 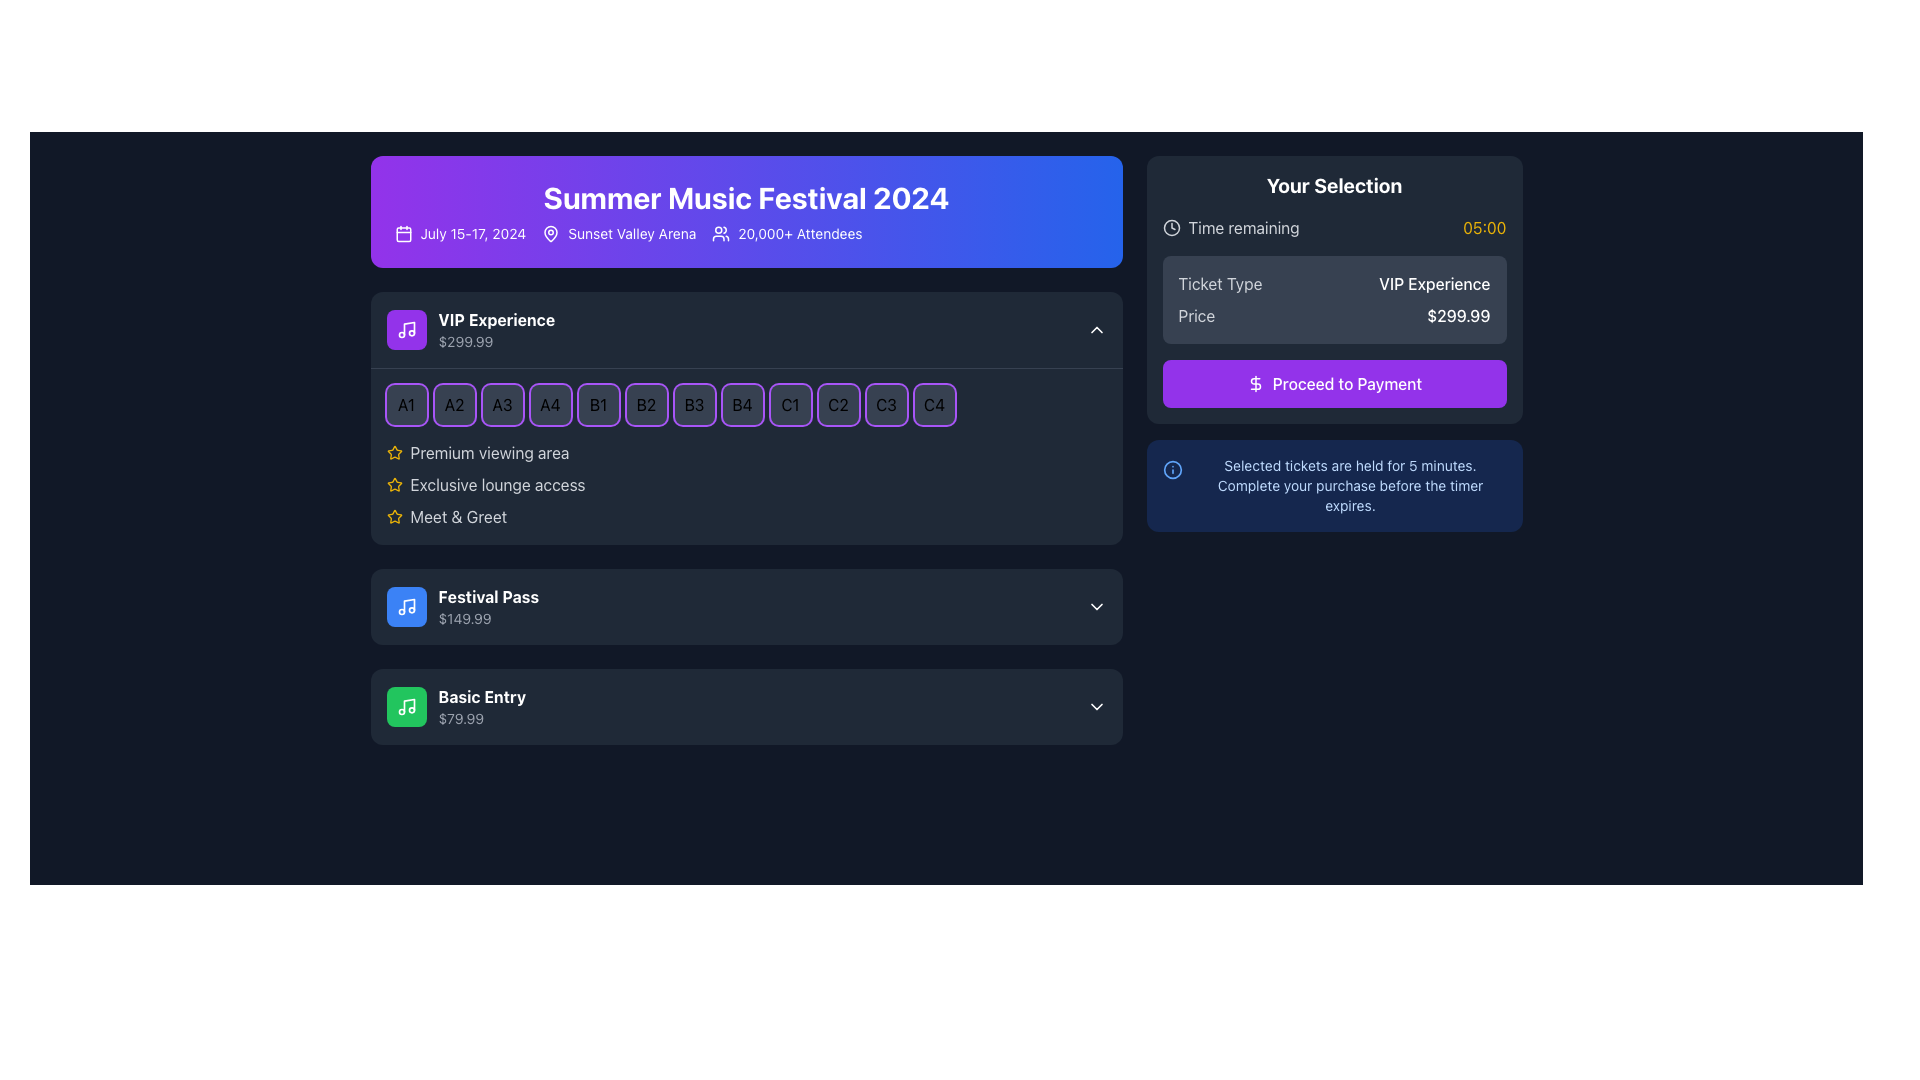 I want to click on the text label that describes the benefit of the VIP Experience, which is located directly below the row of buttons labeled with seat identifiers in the VIP Experience section, so click(x=489, y=452).